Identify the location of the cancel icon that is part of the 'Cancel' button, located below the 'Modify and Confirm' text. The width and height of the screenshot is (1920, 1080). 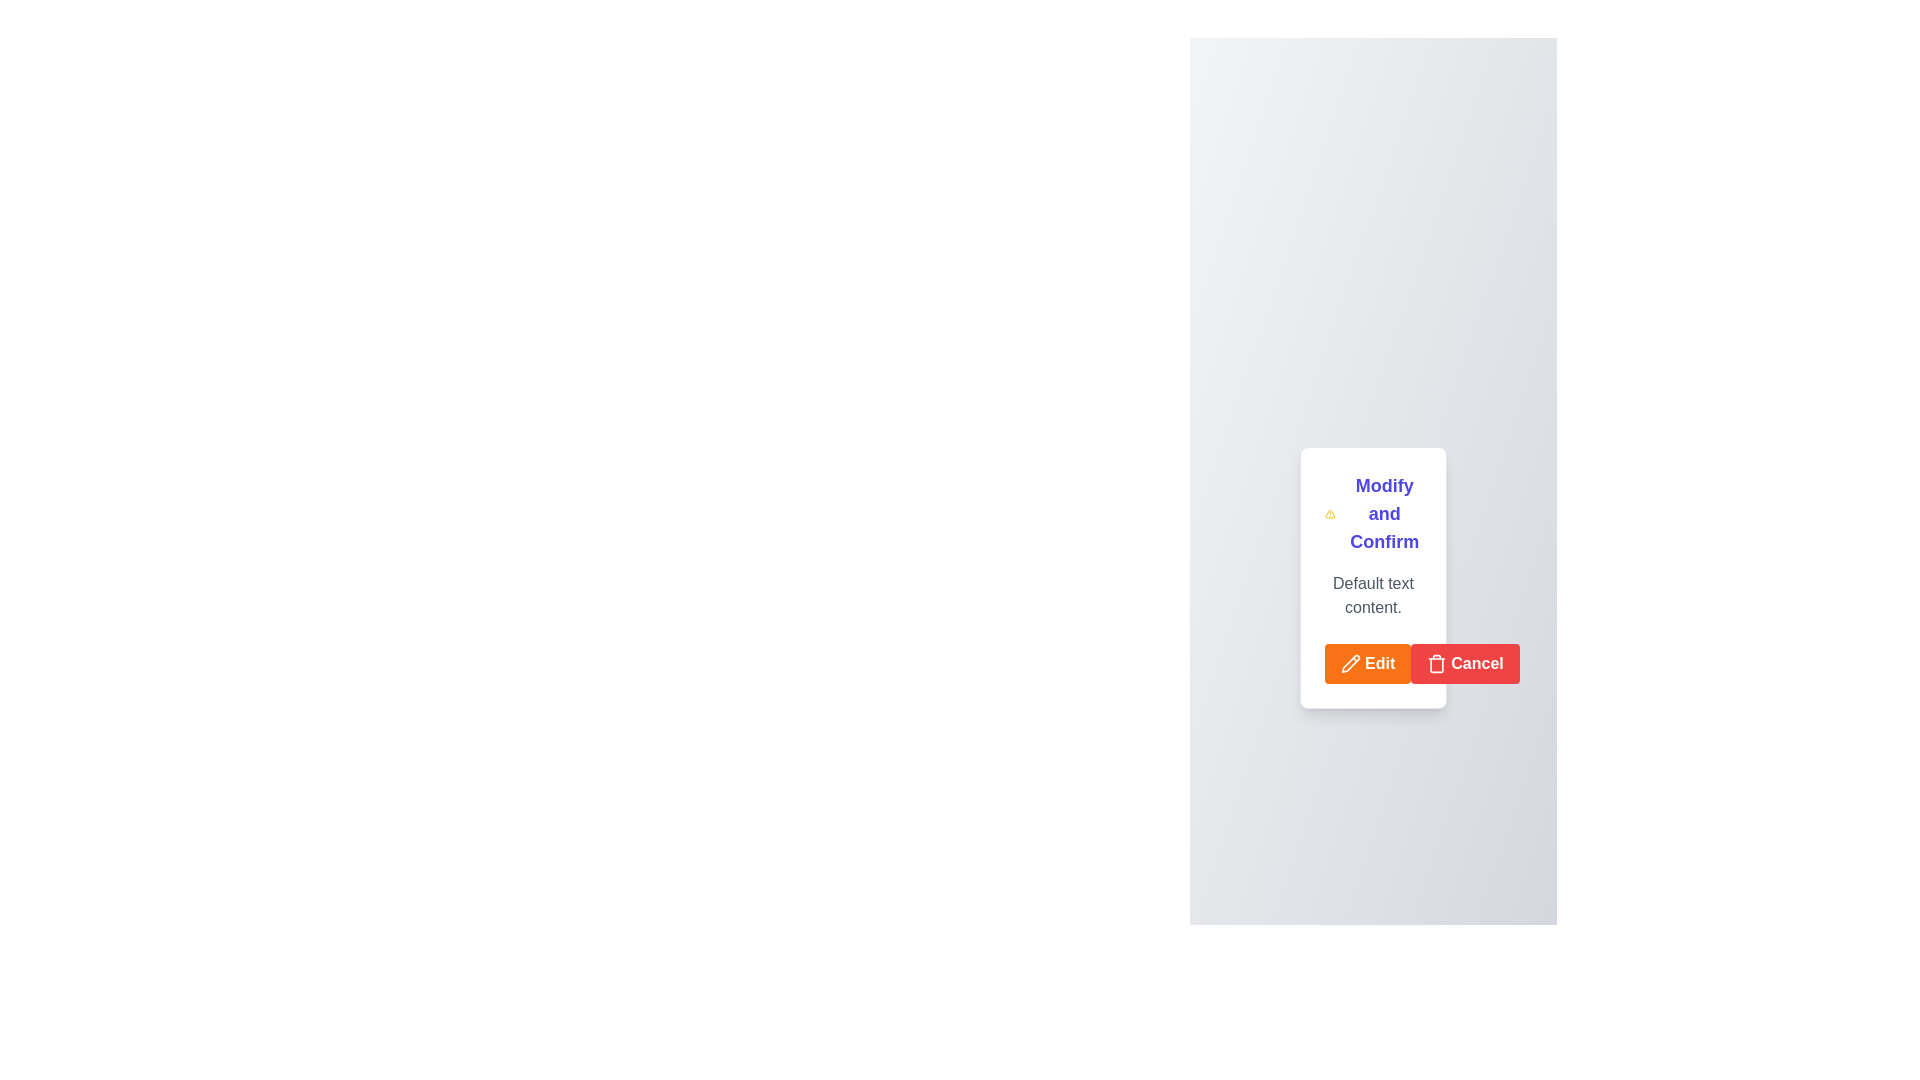
(1436, 663).